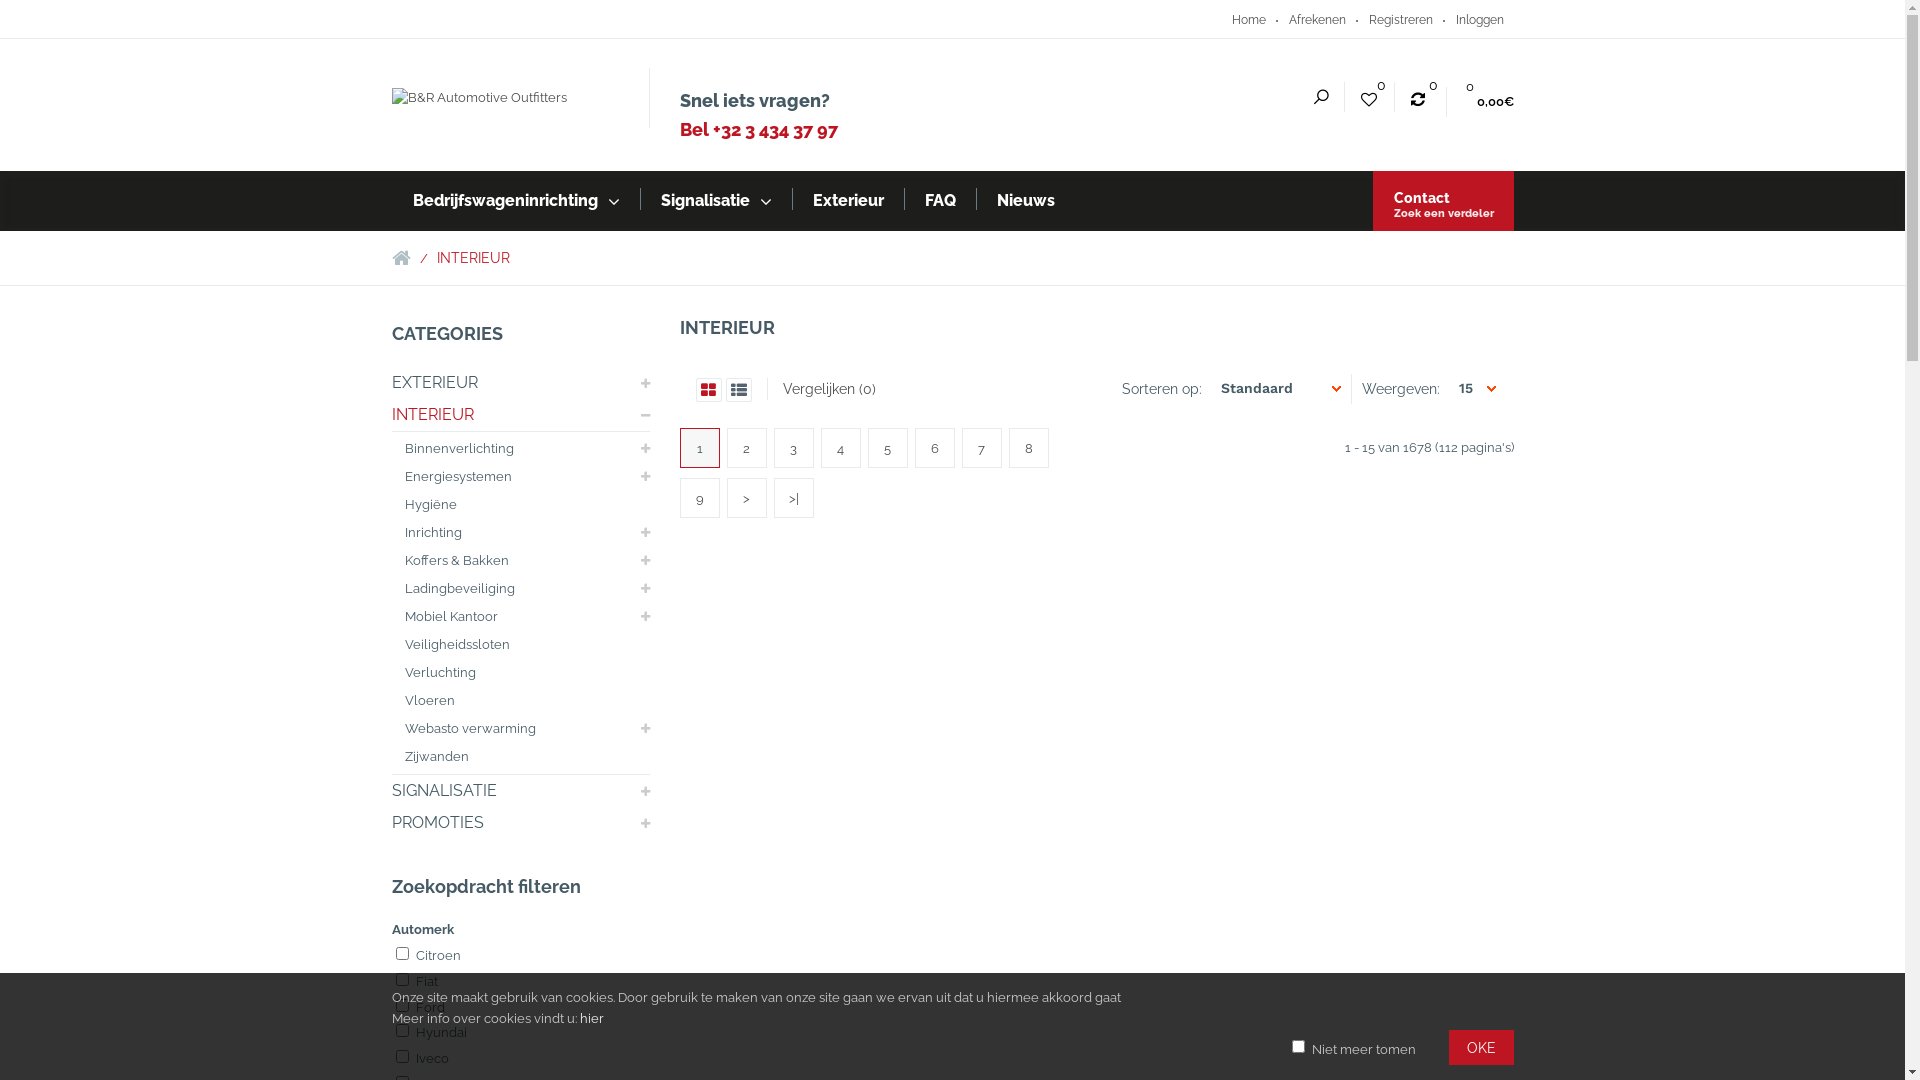 This screenshot has width=1920, height=1080. What do you see at coordinates (1417, 94) in the screenshot?
I see `'0'` at bounding box center [1417, 94].